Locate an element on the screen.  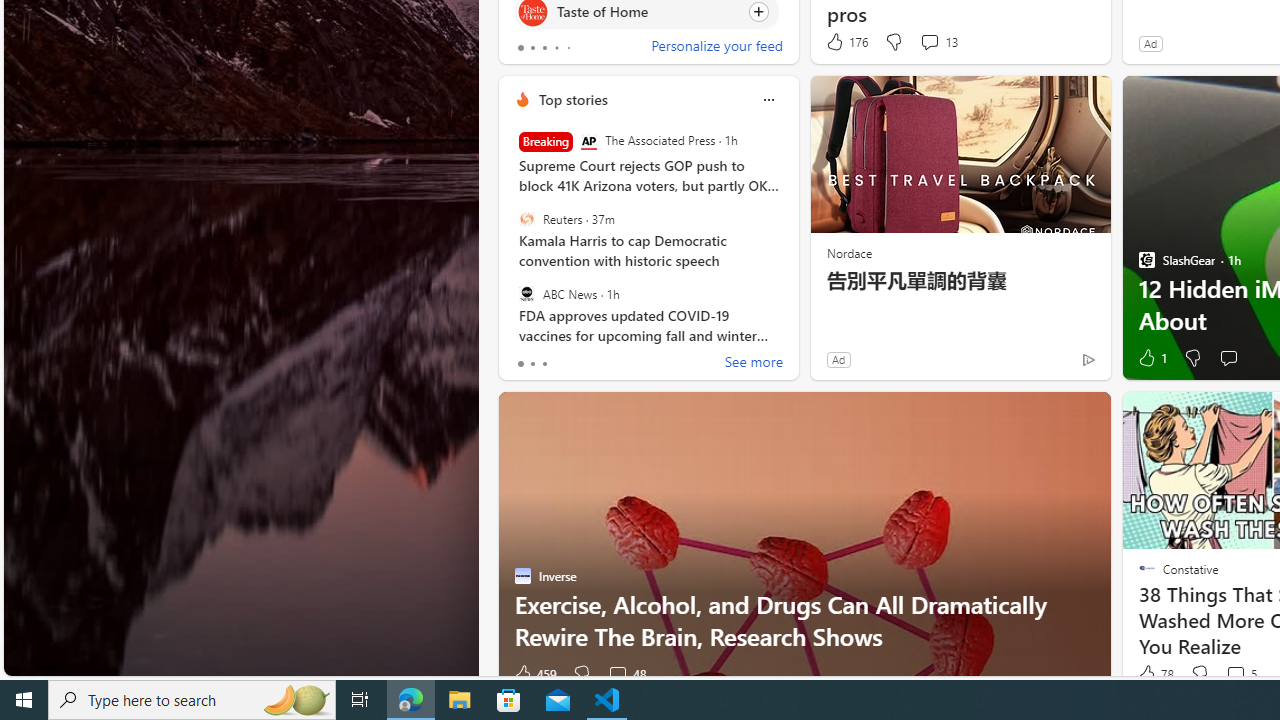
'176 Like' is located at coordinates (846, 42).